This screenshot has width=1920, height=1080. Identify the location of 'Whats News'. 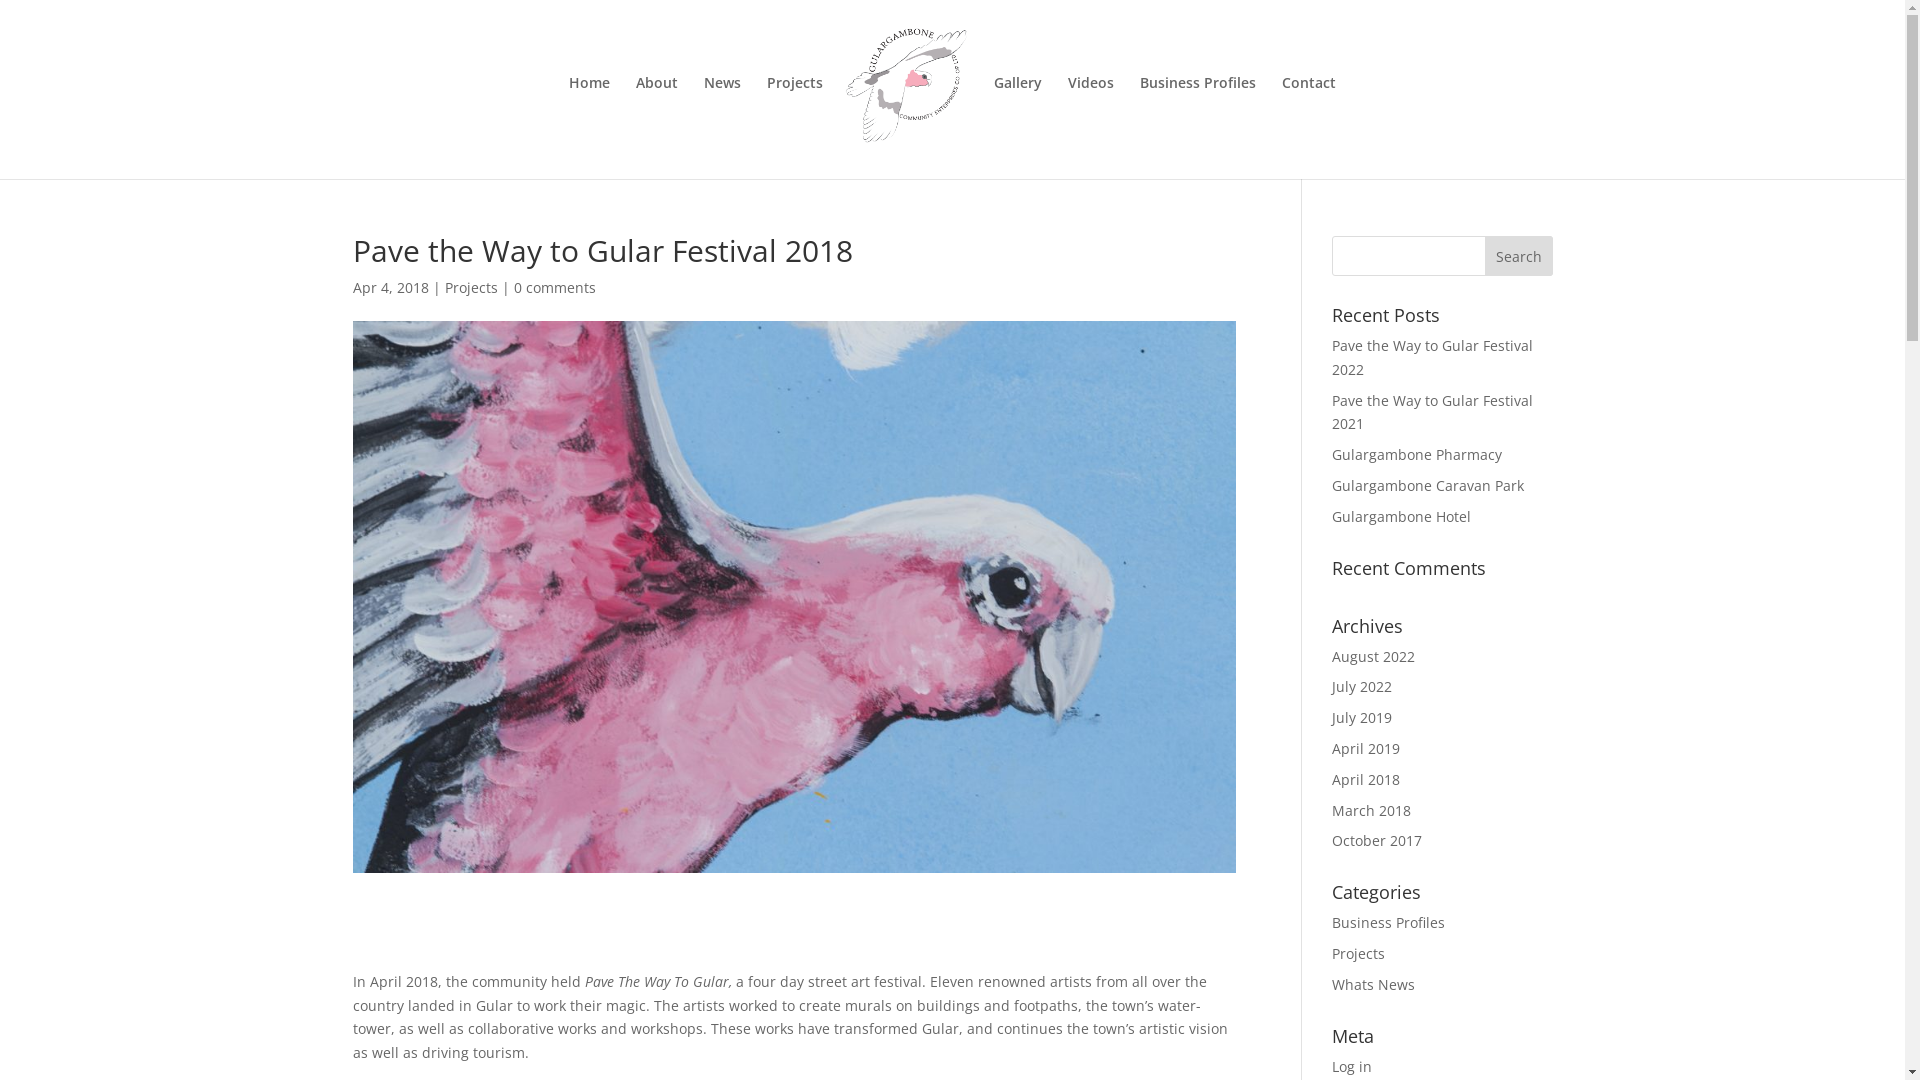
(1372, 983).